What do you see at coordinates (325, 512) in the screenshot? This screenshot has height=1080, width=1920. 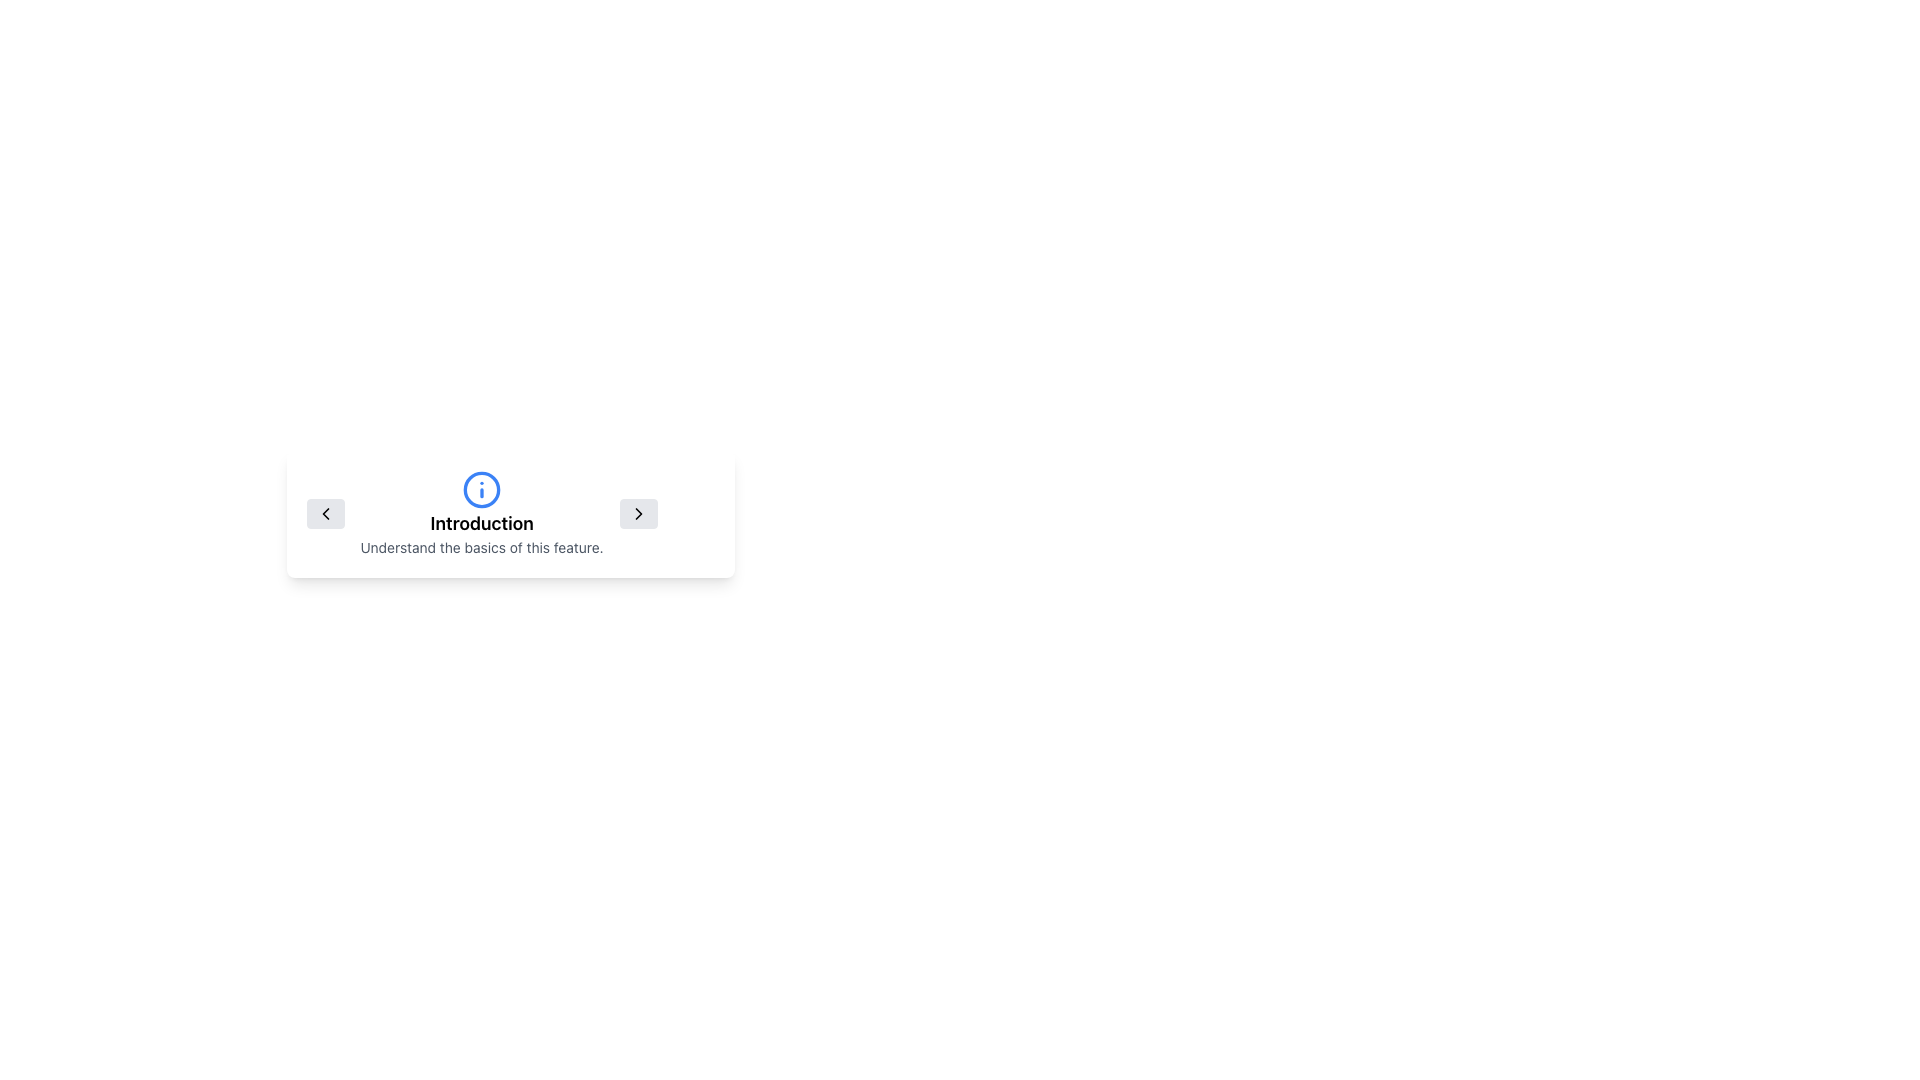 I see `the leftward-pointing chevron icon, which is located next to a blue circular icon with an 'i' symbol` at bounding box center [325, 512].